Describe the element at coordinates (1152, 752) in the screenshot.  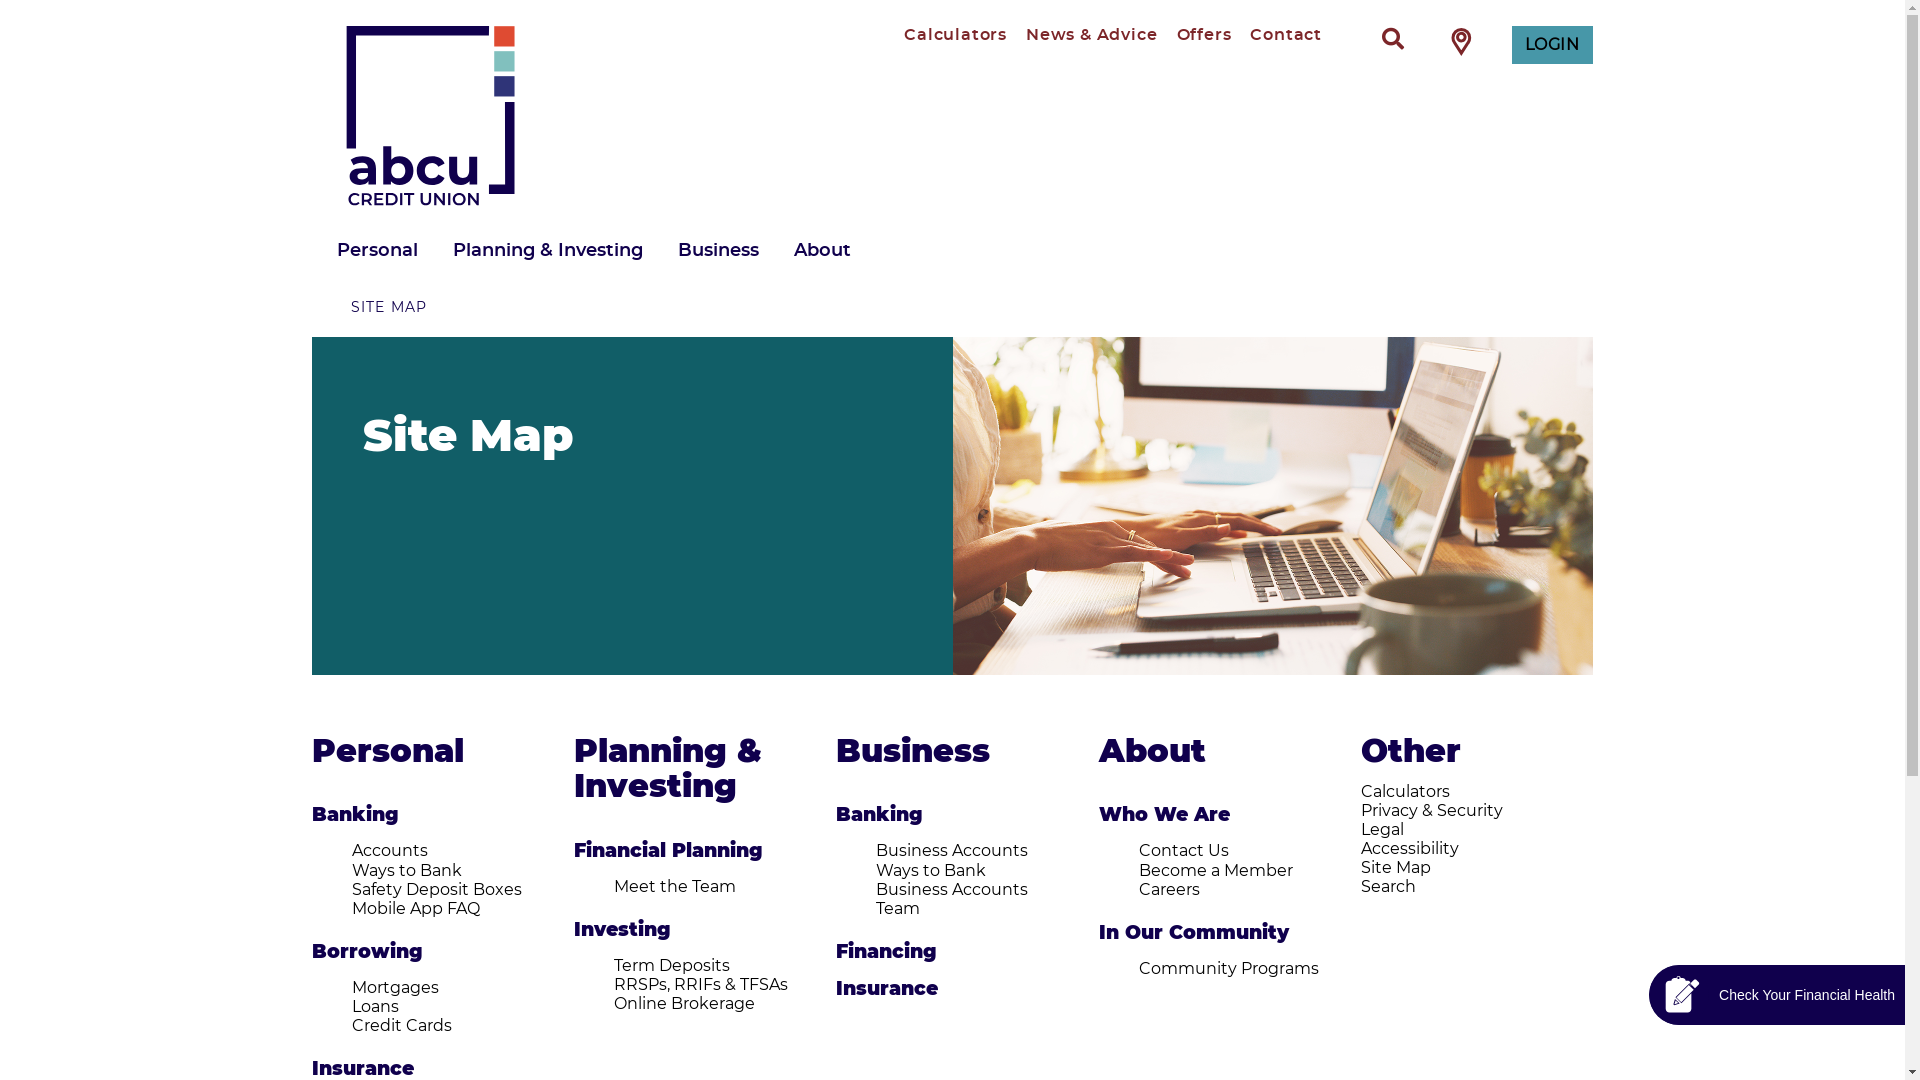
I see `'About'` at that location.